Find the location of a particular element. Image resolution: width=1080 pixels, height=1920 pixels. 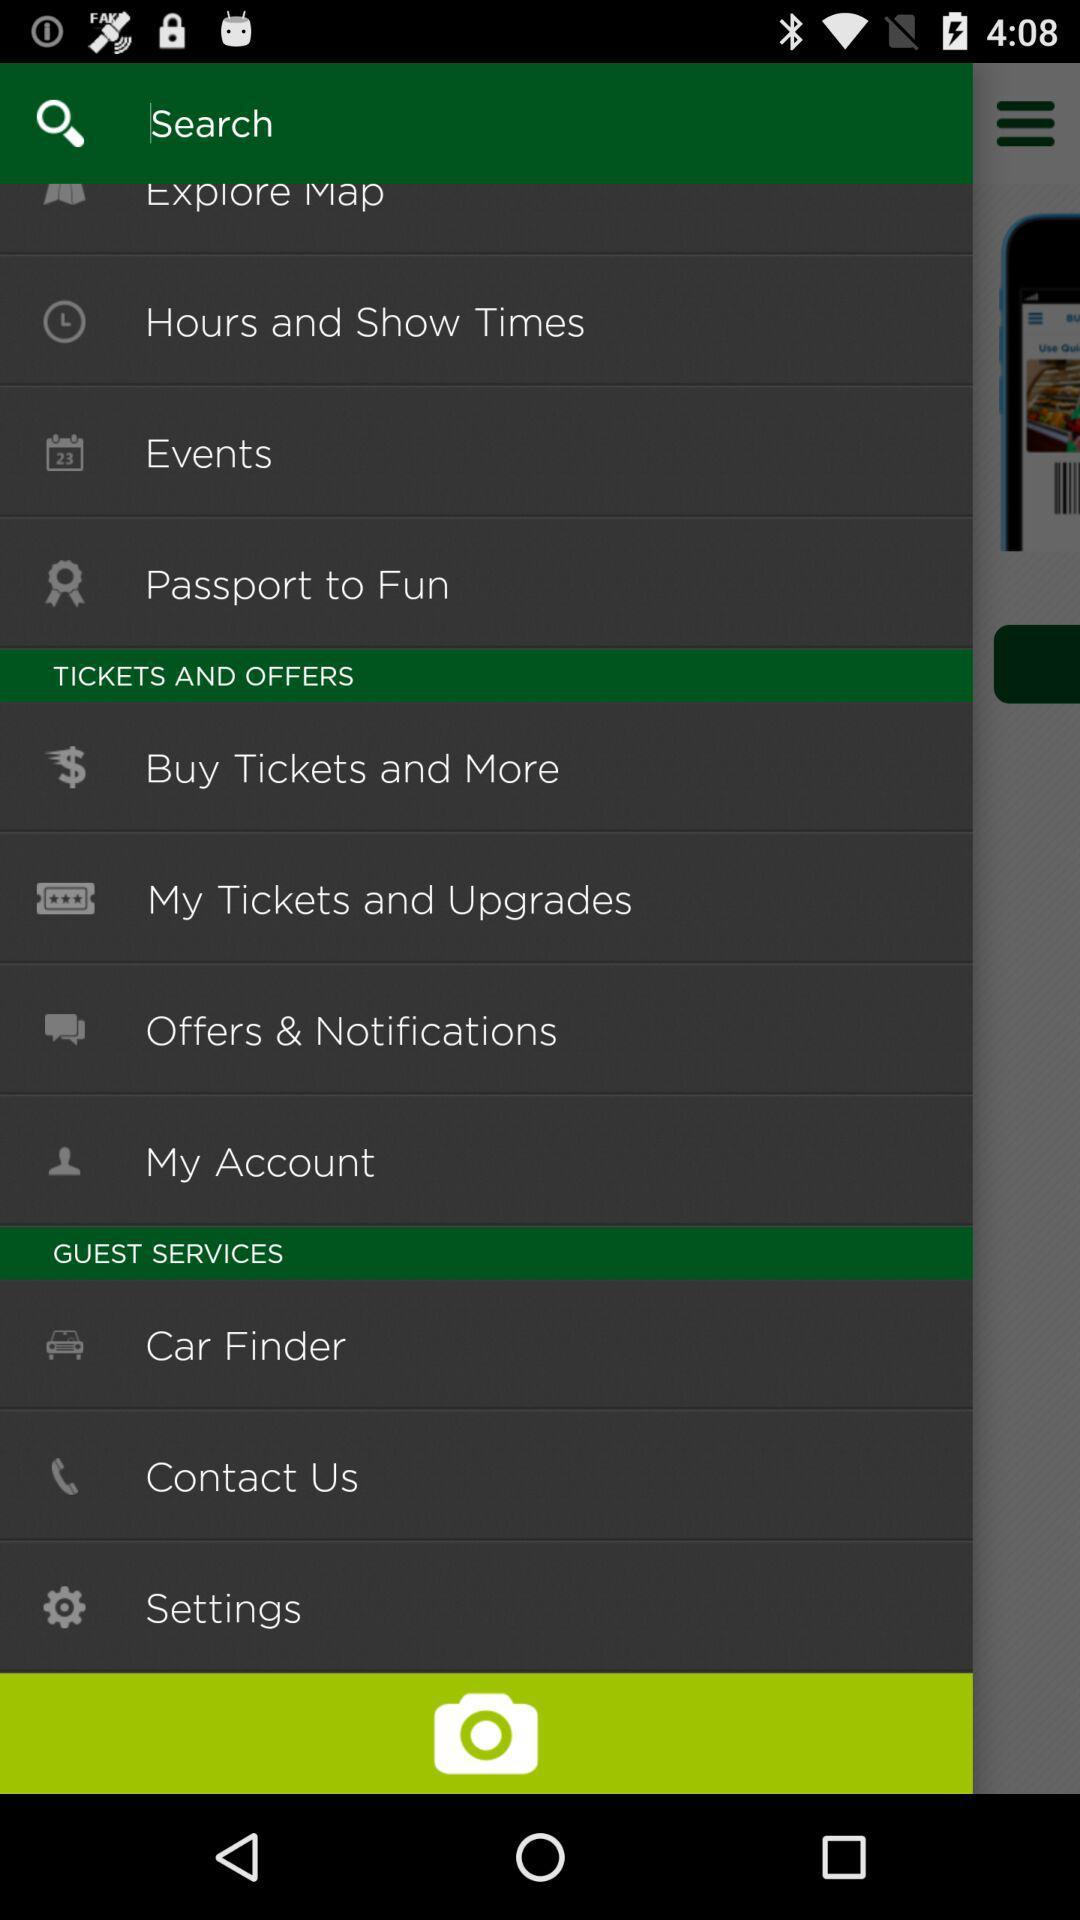

search bar option is located at coordinates (474, 122).